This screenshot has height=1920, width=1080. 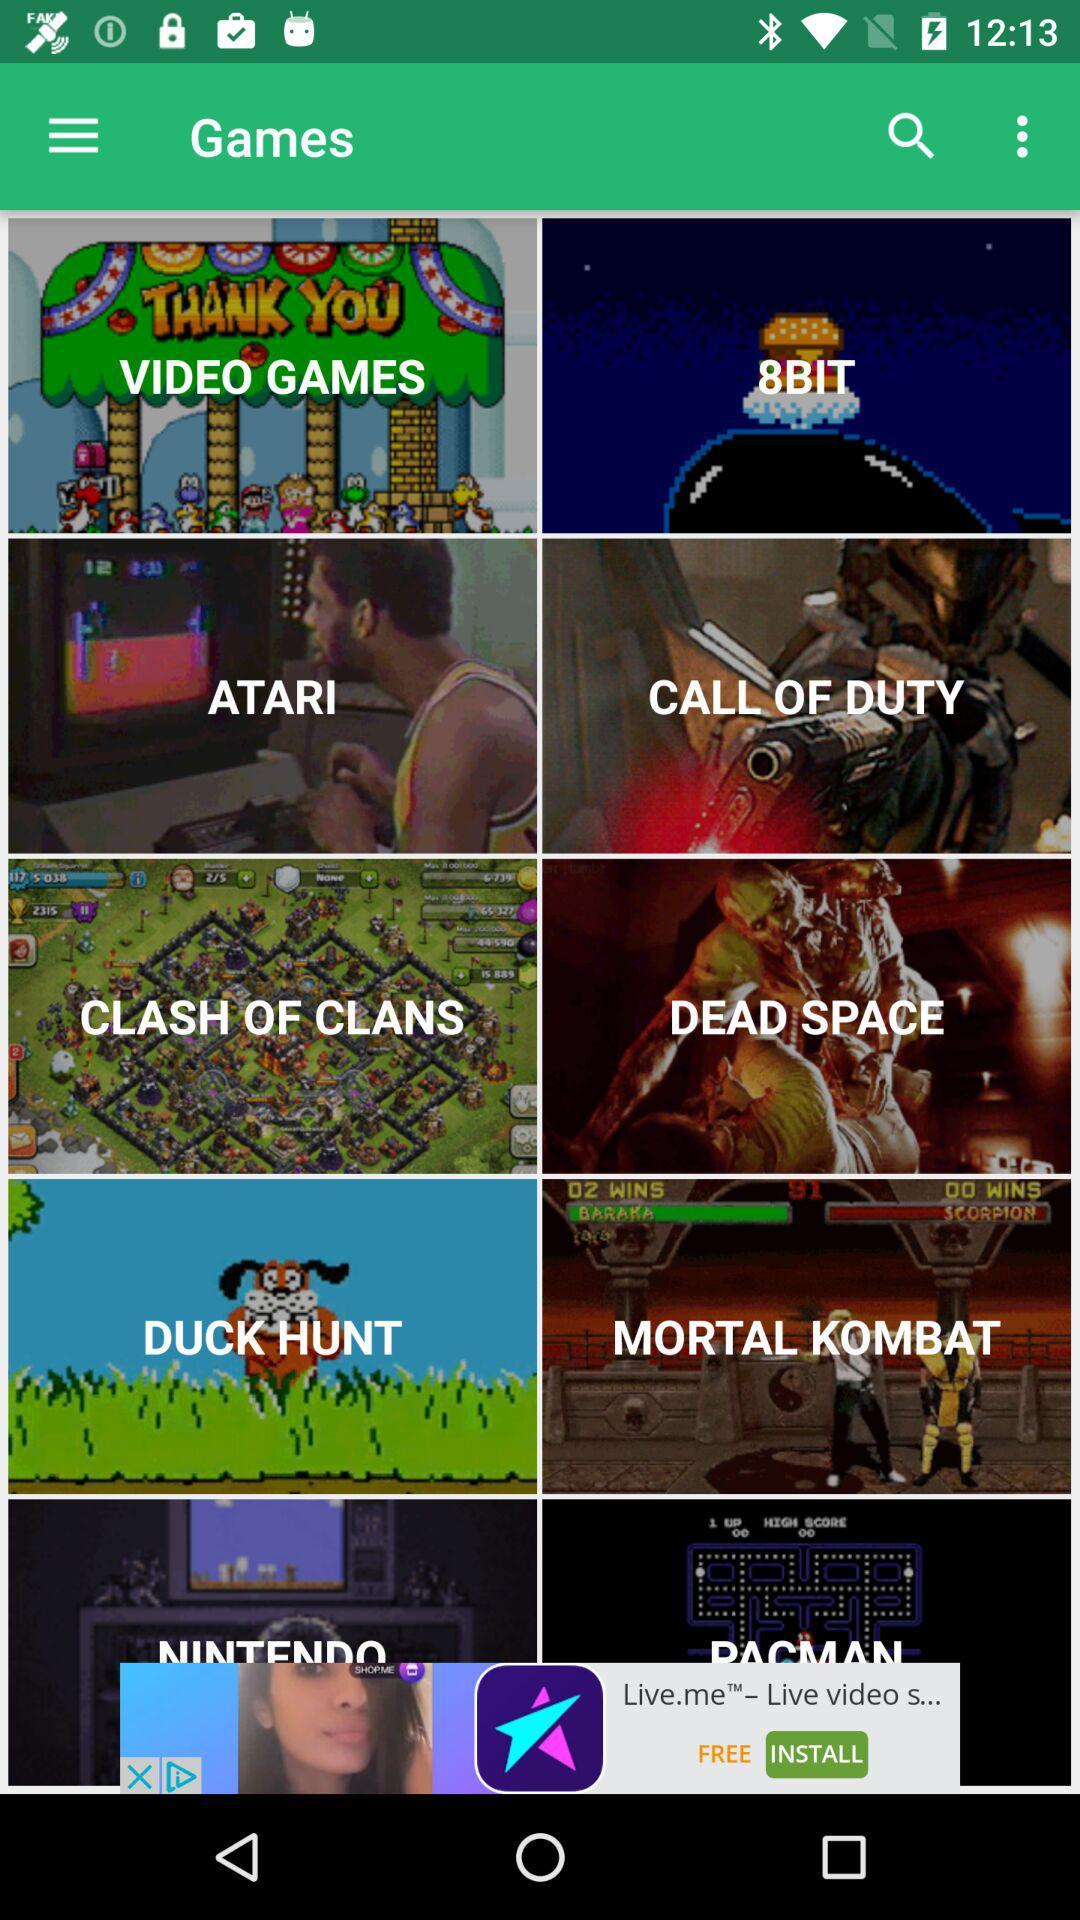 I want to click on an advertisement, so click(x=540, y=1727).